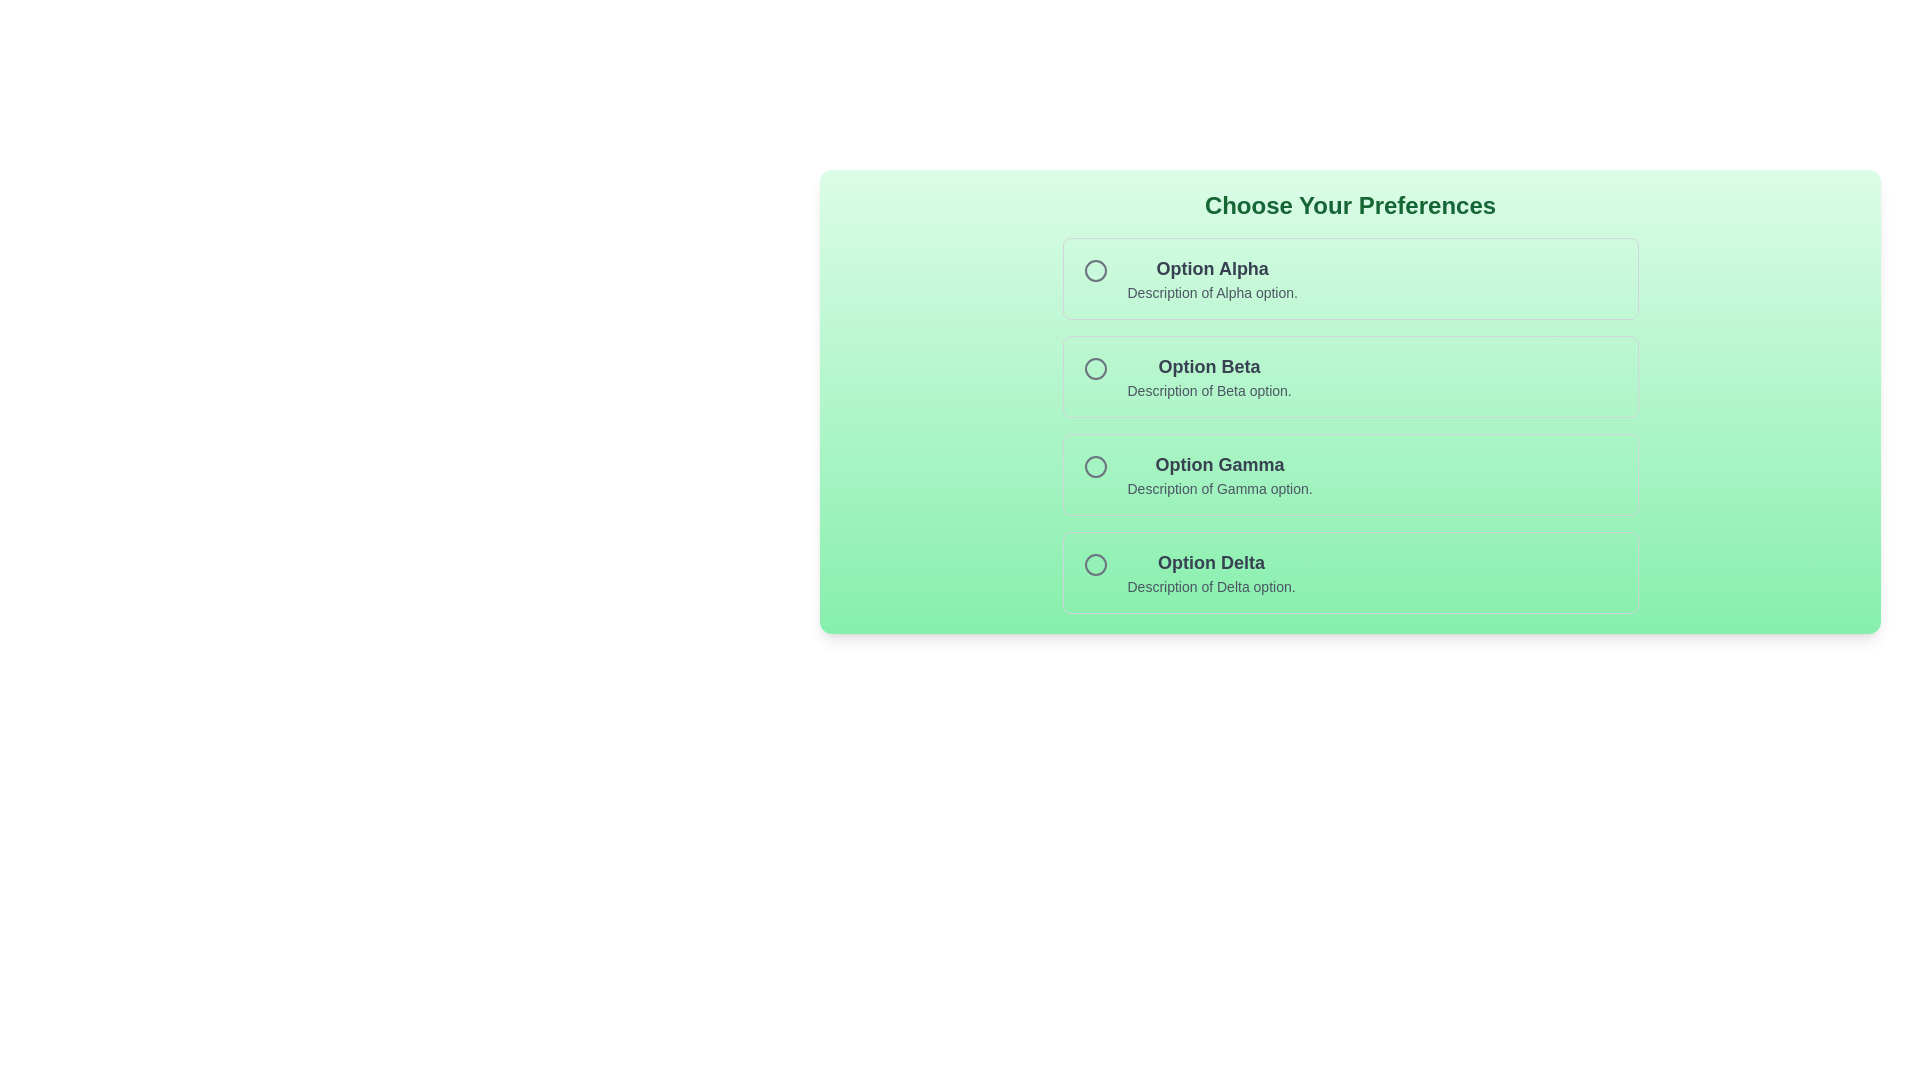 Image resolution: width=1920 pixels, height=1080 pixels. I want to click on the radio button, so click(1094, 369).